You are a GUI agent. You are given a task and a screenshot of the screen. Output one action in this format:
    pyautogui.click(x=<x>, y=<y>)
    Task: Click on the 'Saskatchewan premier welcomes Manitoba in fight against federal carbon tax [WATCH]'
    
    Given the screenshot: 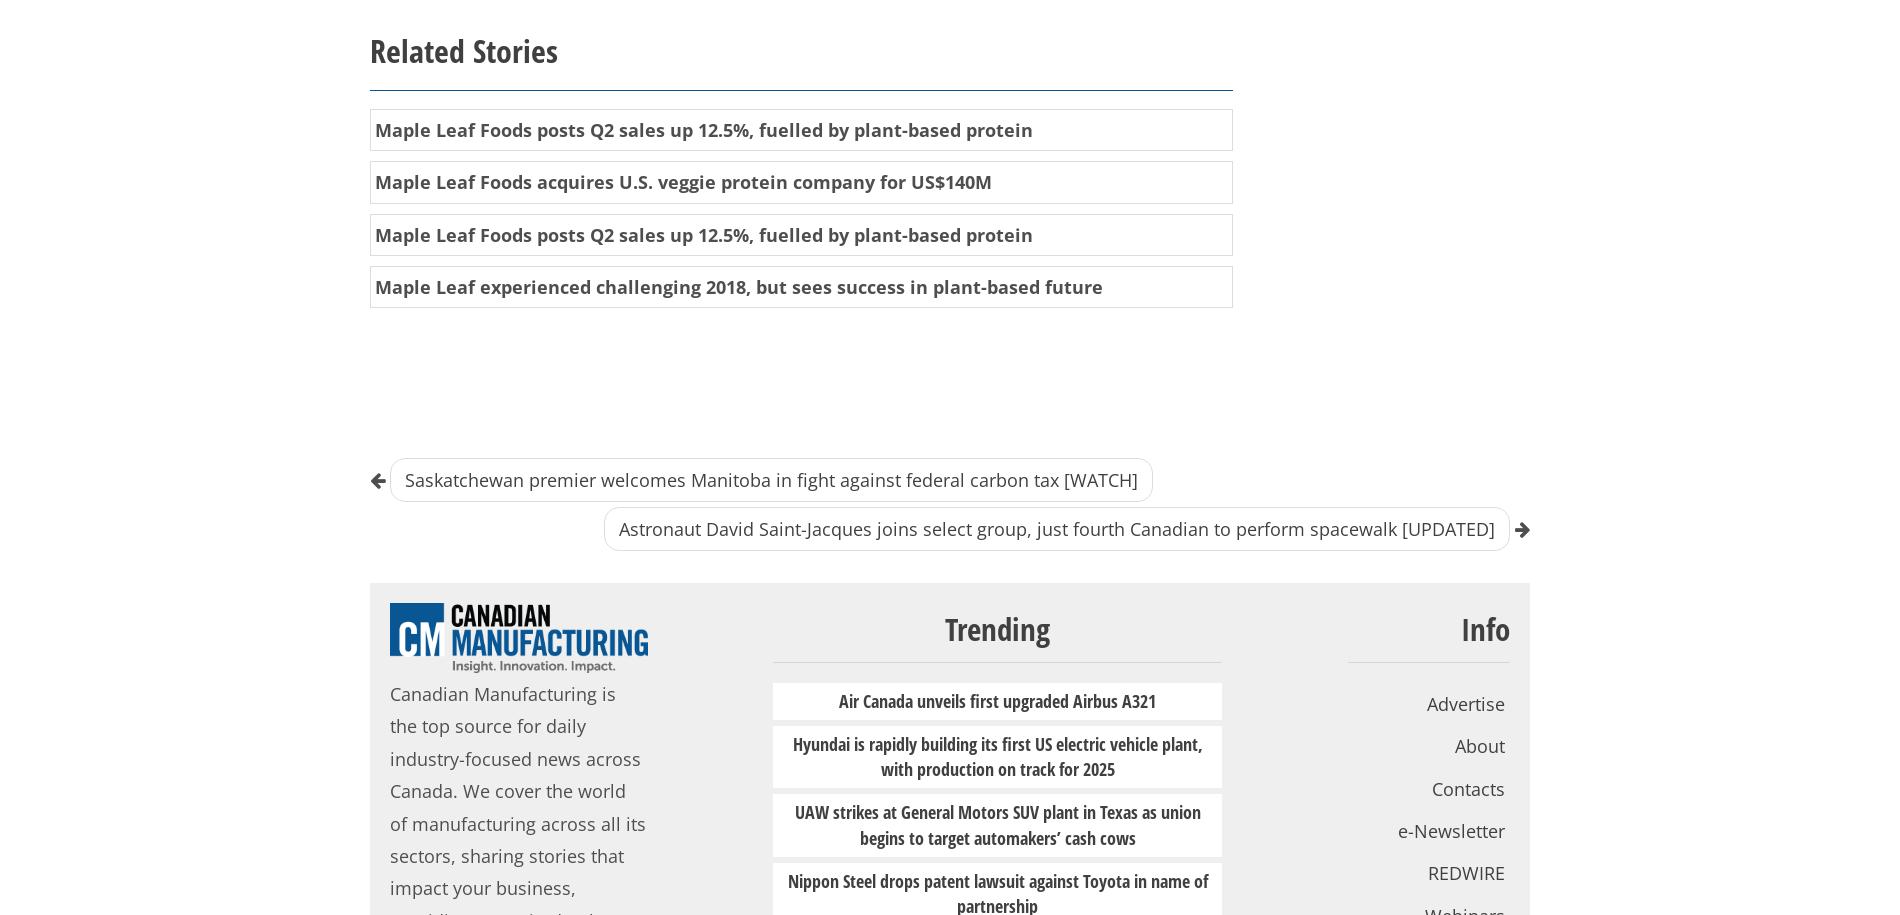 What is the action you would take?
    pyautogui.click(x=770, y=478)
    